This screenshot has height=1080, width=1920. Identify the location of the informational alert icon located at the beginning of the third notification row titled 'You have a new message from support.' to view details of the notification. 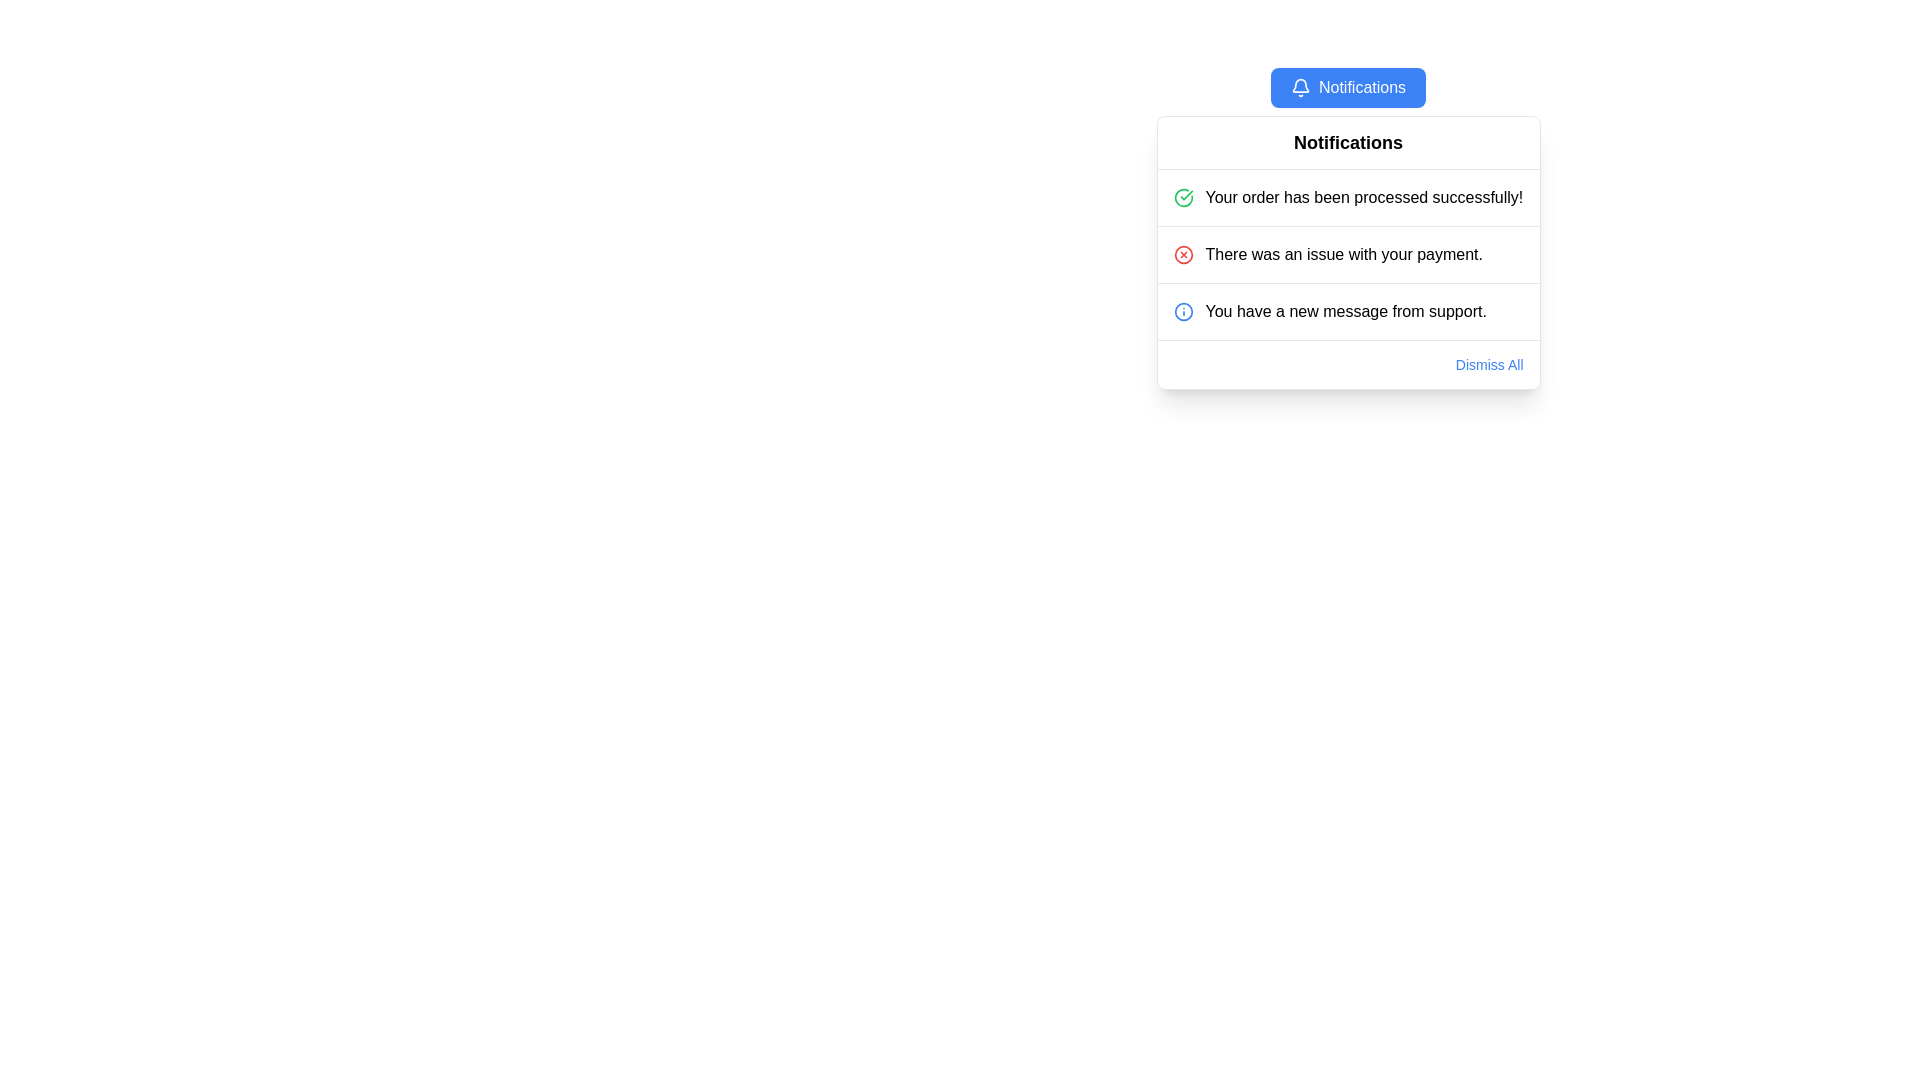
(1183, 312).